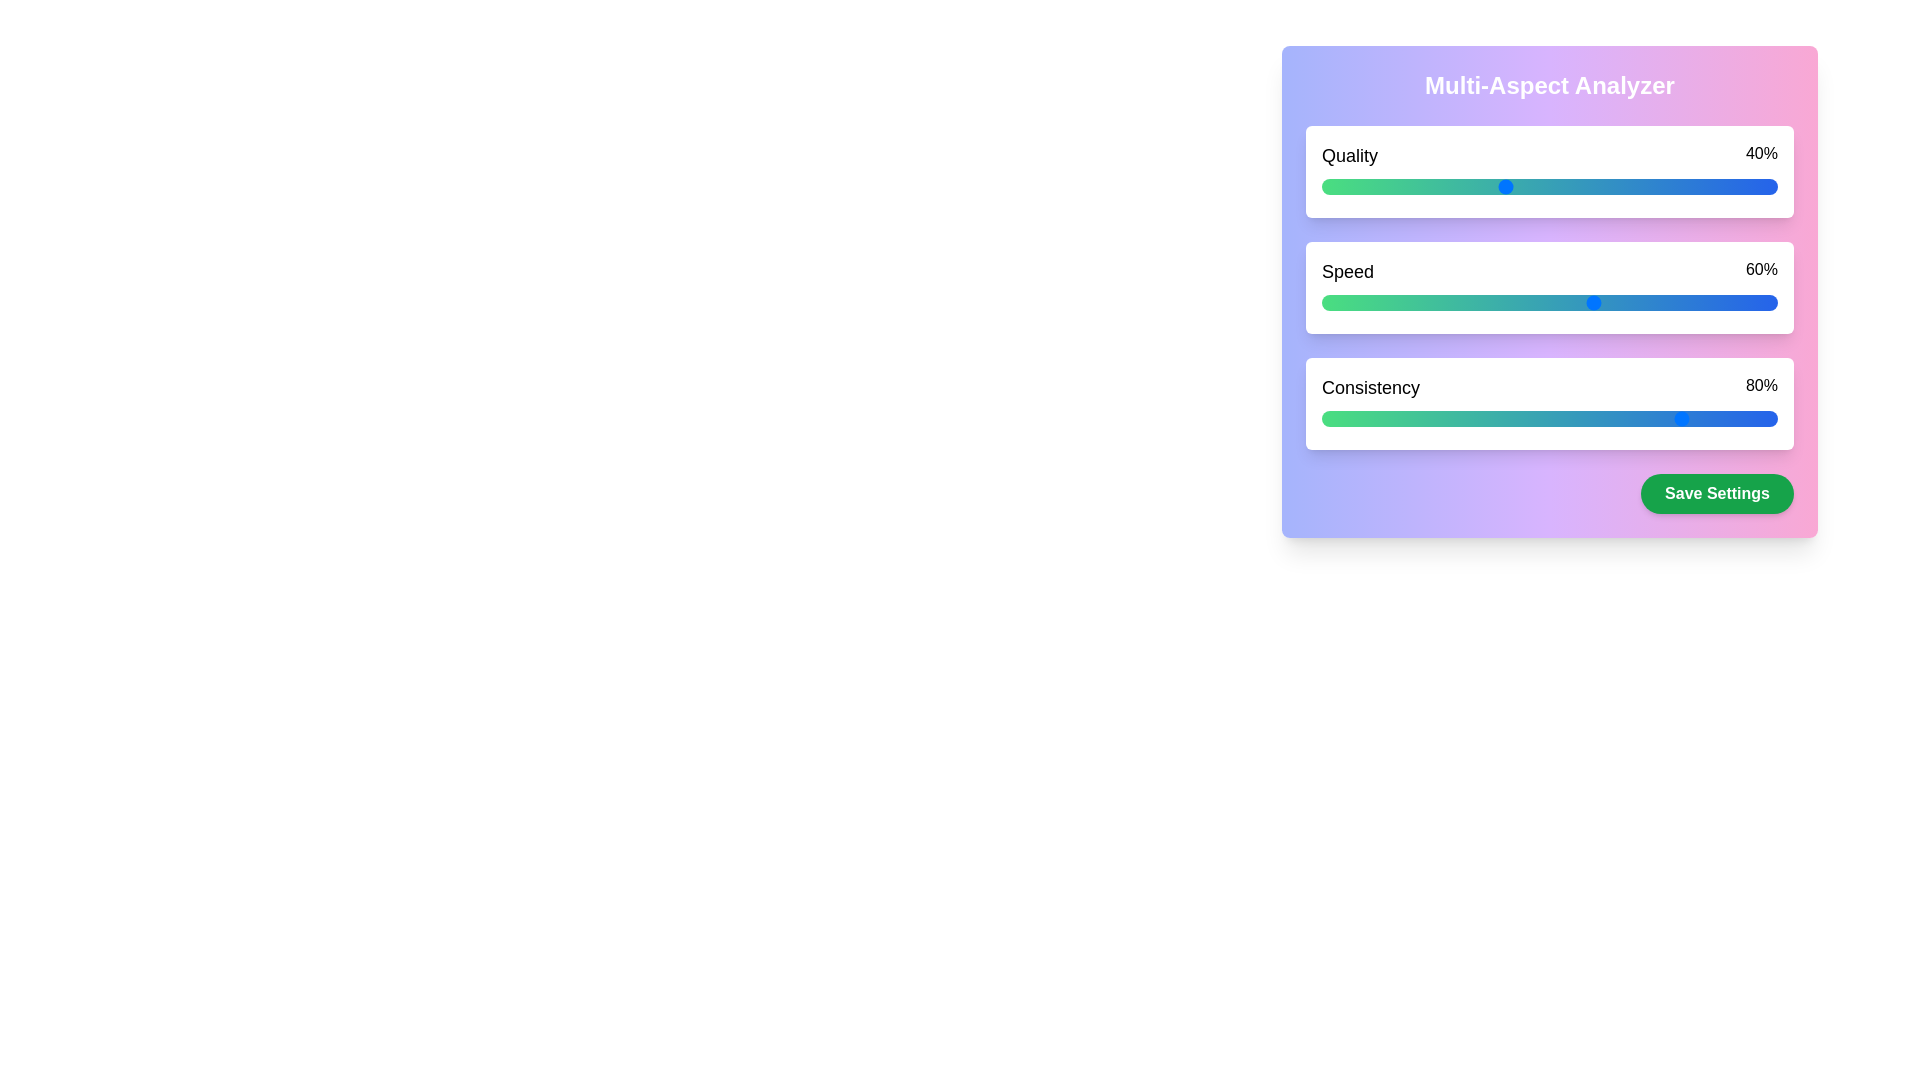  I want to click on the Text Label indicating the speed measurement within the 'Multi-Aspect Analyzer' interface, which is positioned under 'Quality' and above 'Consistency', so click(1348, 272).